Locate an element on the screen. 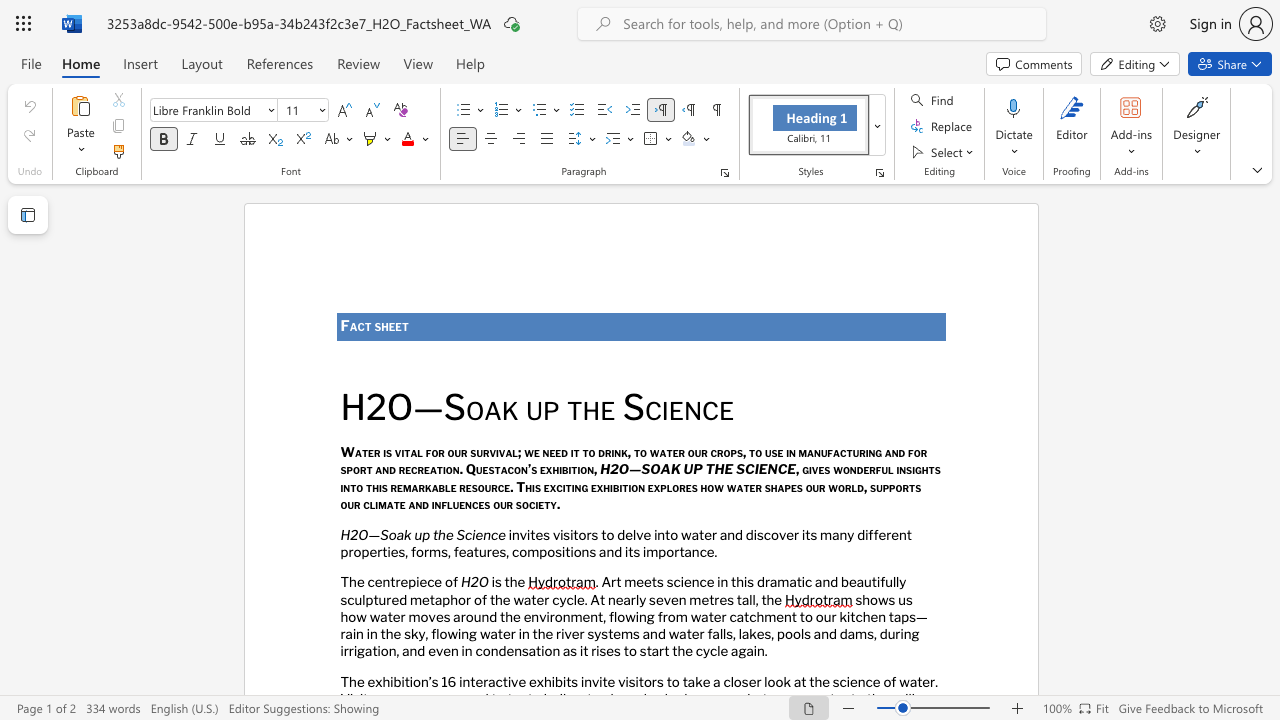 The image size is (1280, 720). the subset text "e environment, flowing from water catchment to our kitchen tap" within the text "shows us how water moves around the environment, flowing from water catchment to our kitchen taps" is located at coordinates (513, 615).